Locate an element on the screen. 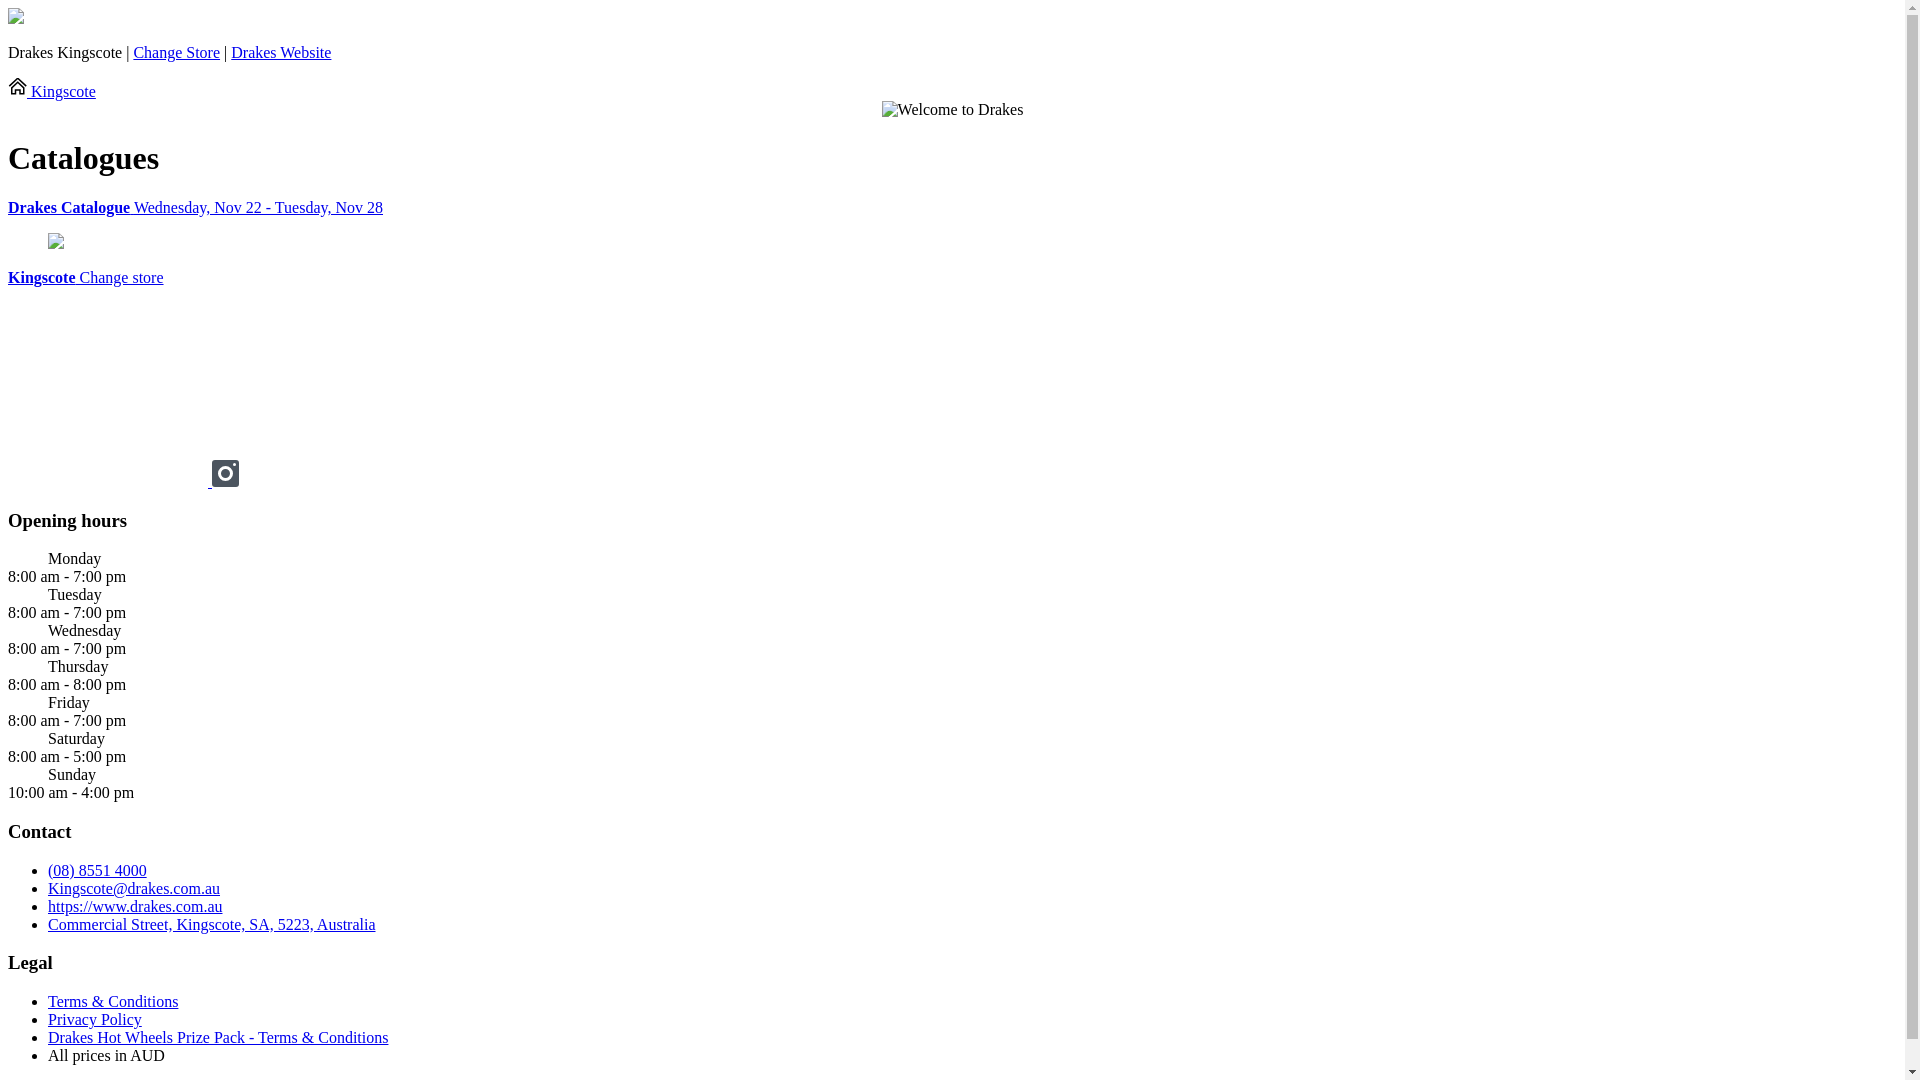 This screenshot has width=1920, height=1080. 'Change Store' is located at coordinates (176, 51).